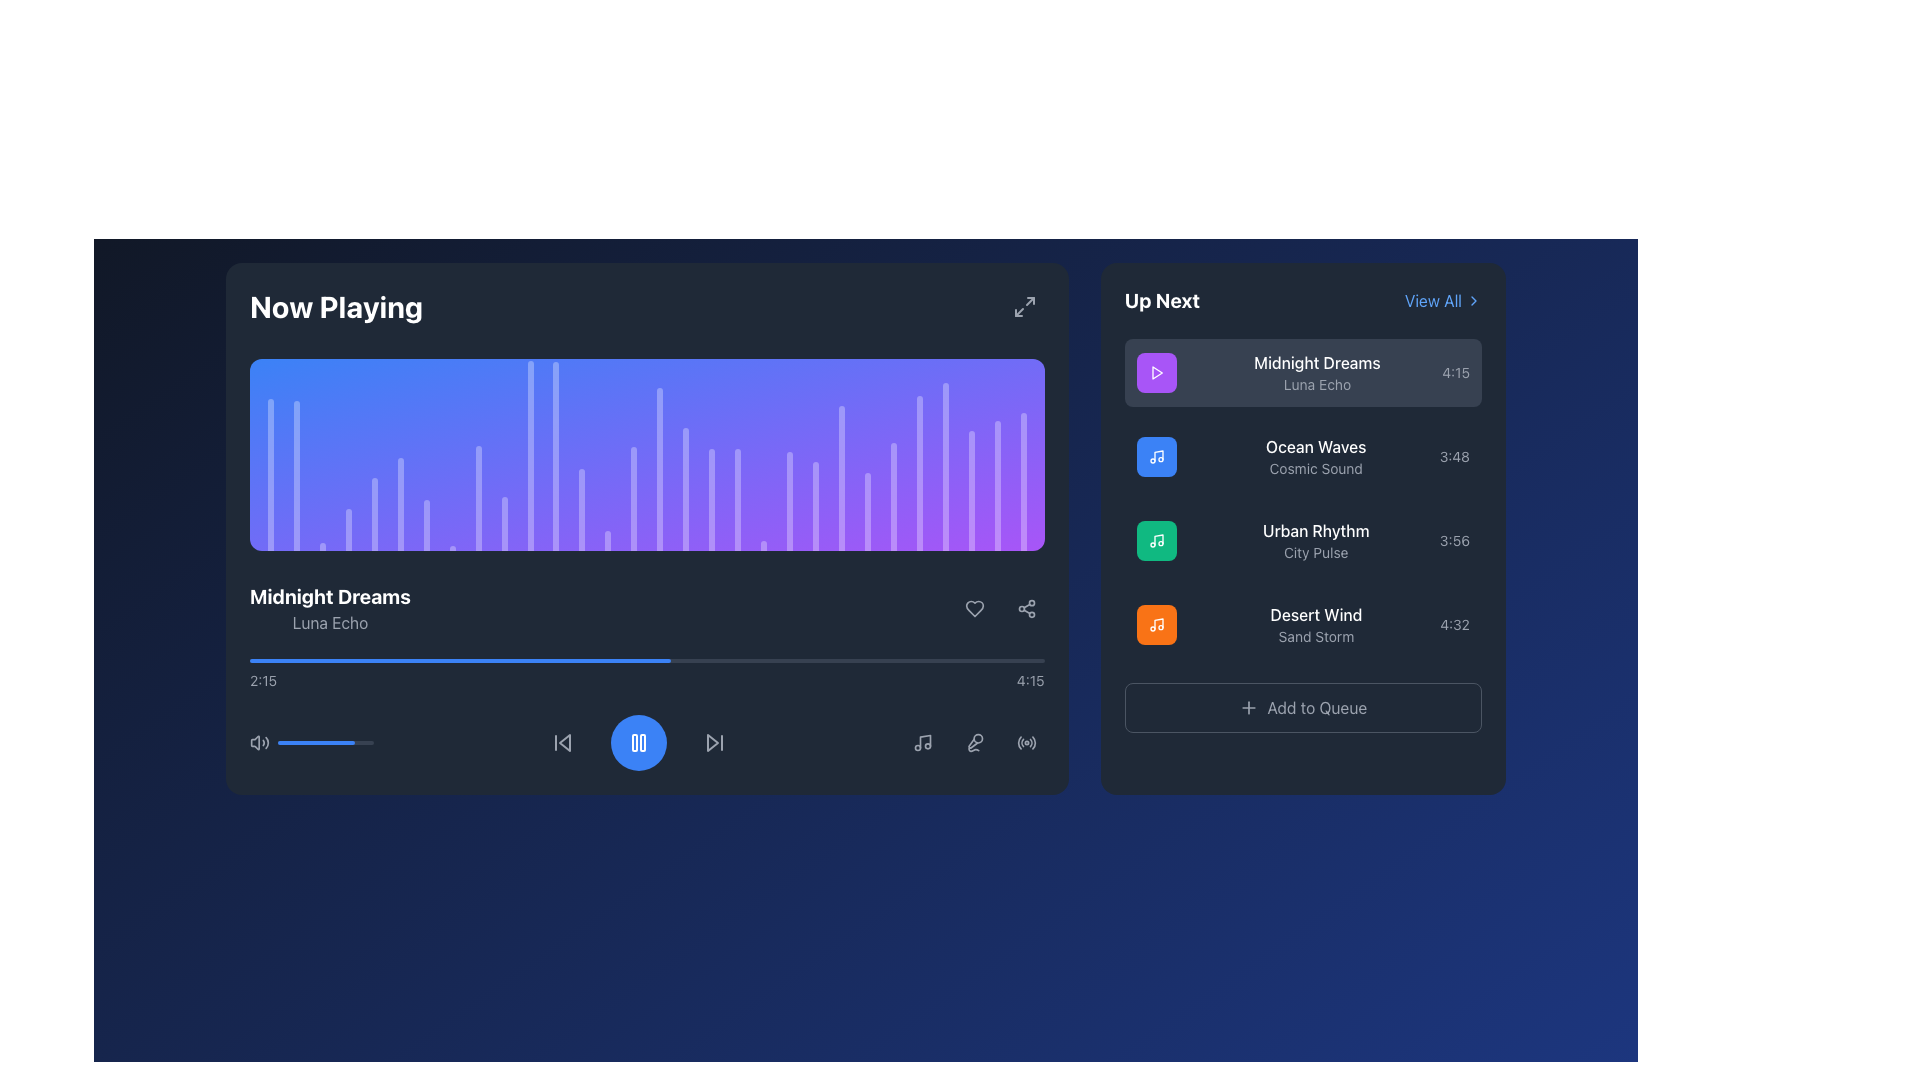 This screenshot has width=1920, height=1080. I want to click on the progress bar, so click(321, 660).